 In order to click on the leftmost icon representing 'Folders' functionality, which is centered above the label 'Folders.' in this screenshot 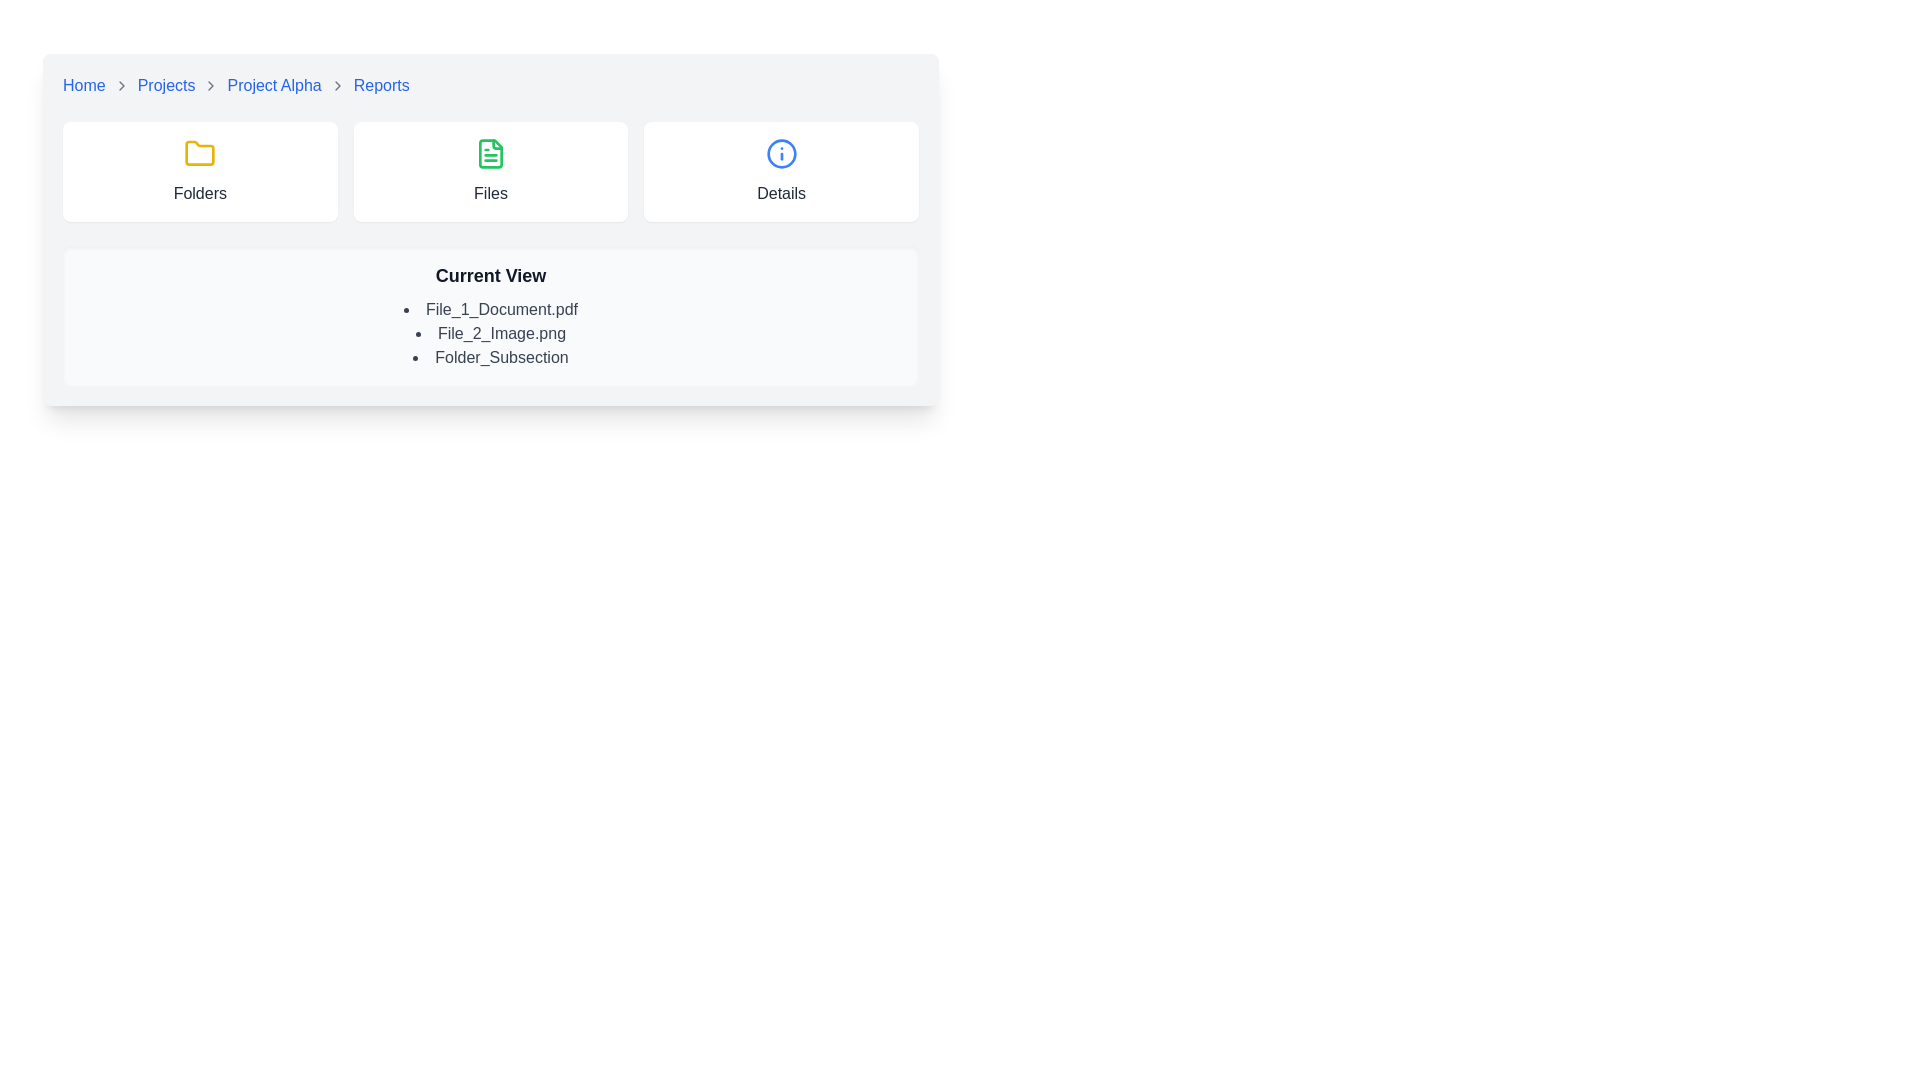, I will do `click(200, 152)`.